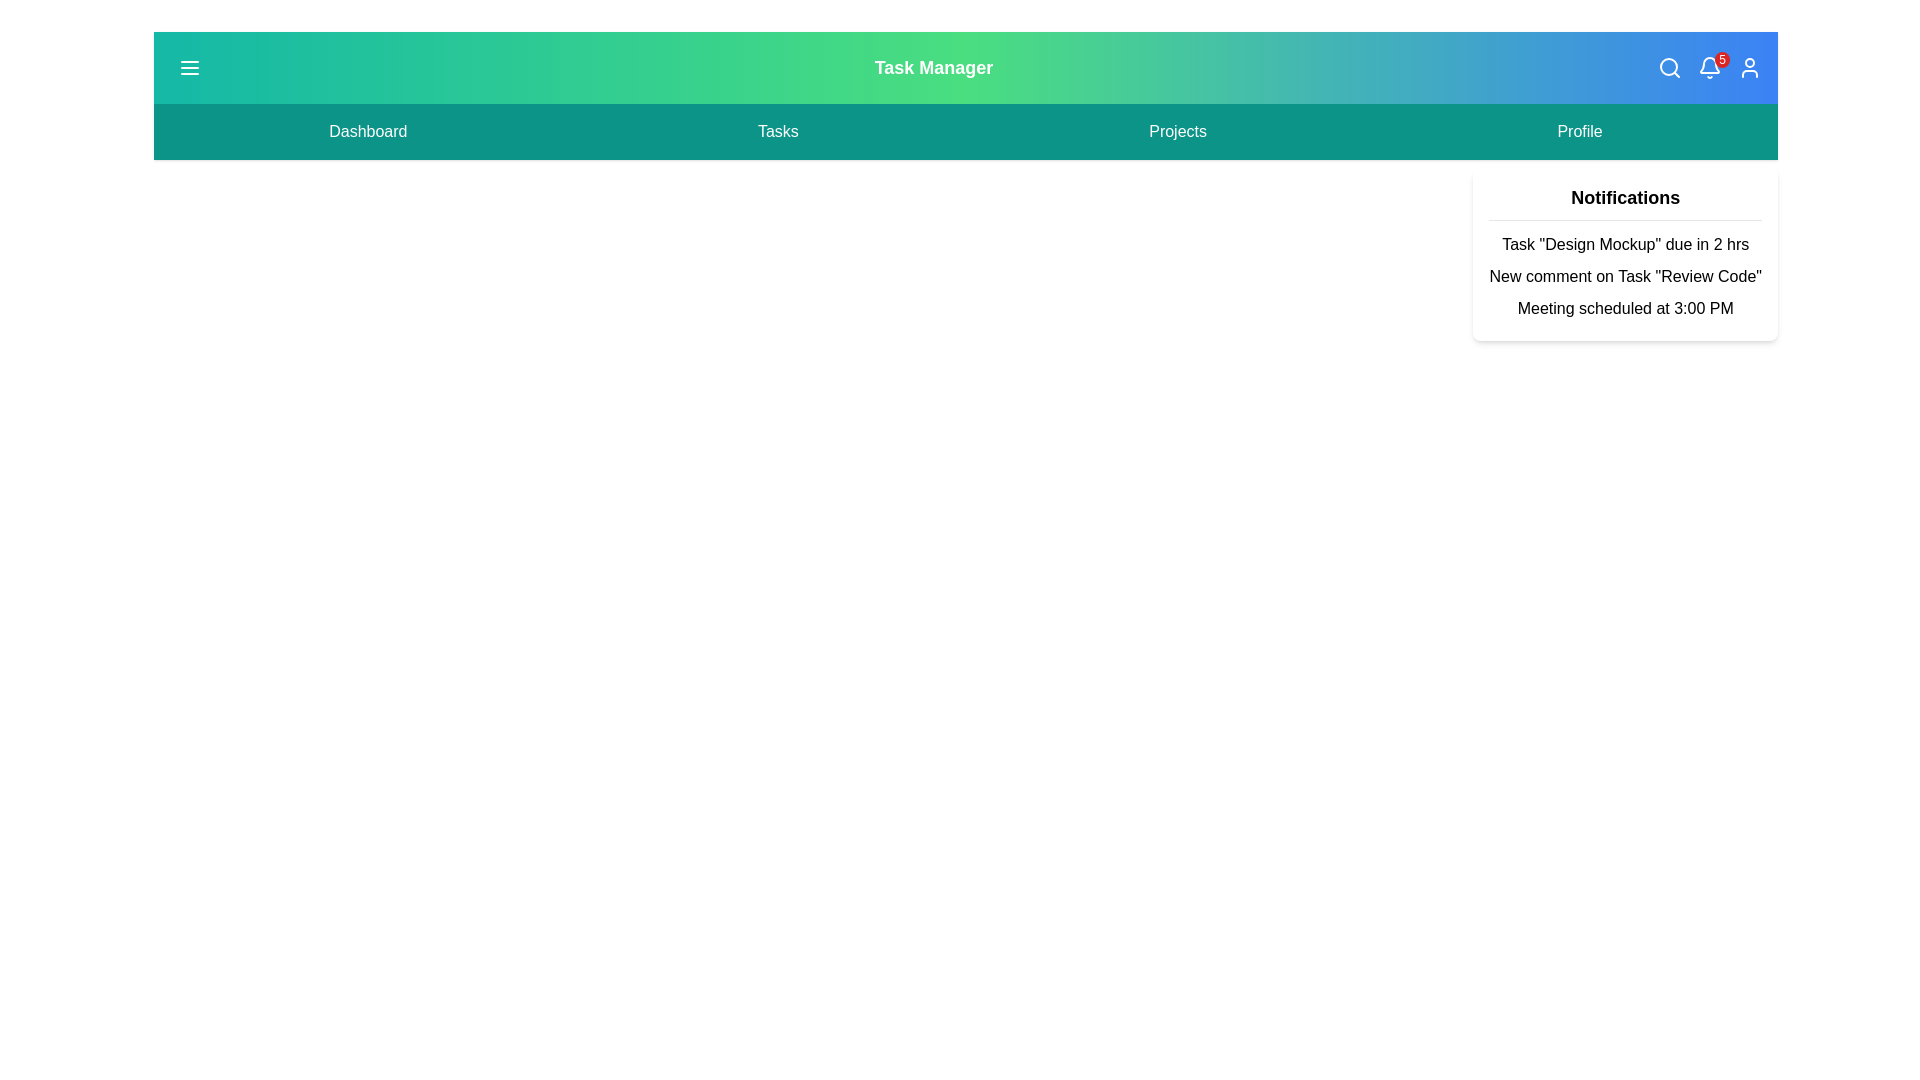 This screenshot has width=1920, height=1080. What do you see at coordinates (1708, 67) in the screenshot?
I see `the notification bell to toggle the notifications panel` at bounding box center [1708, 67].